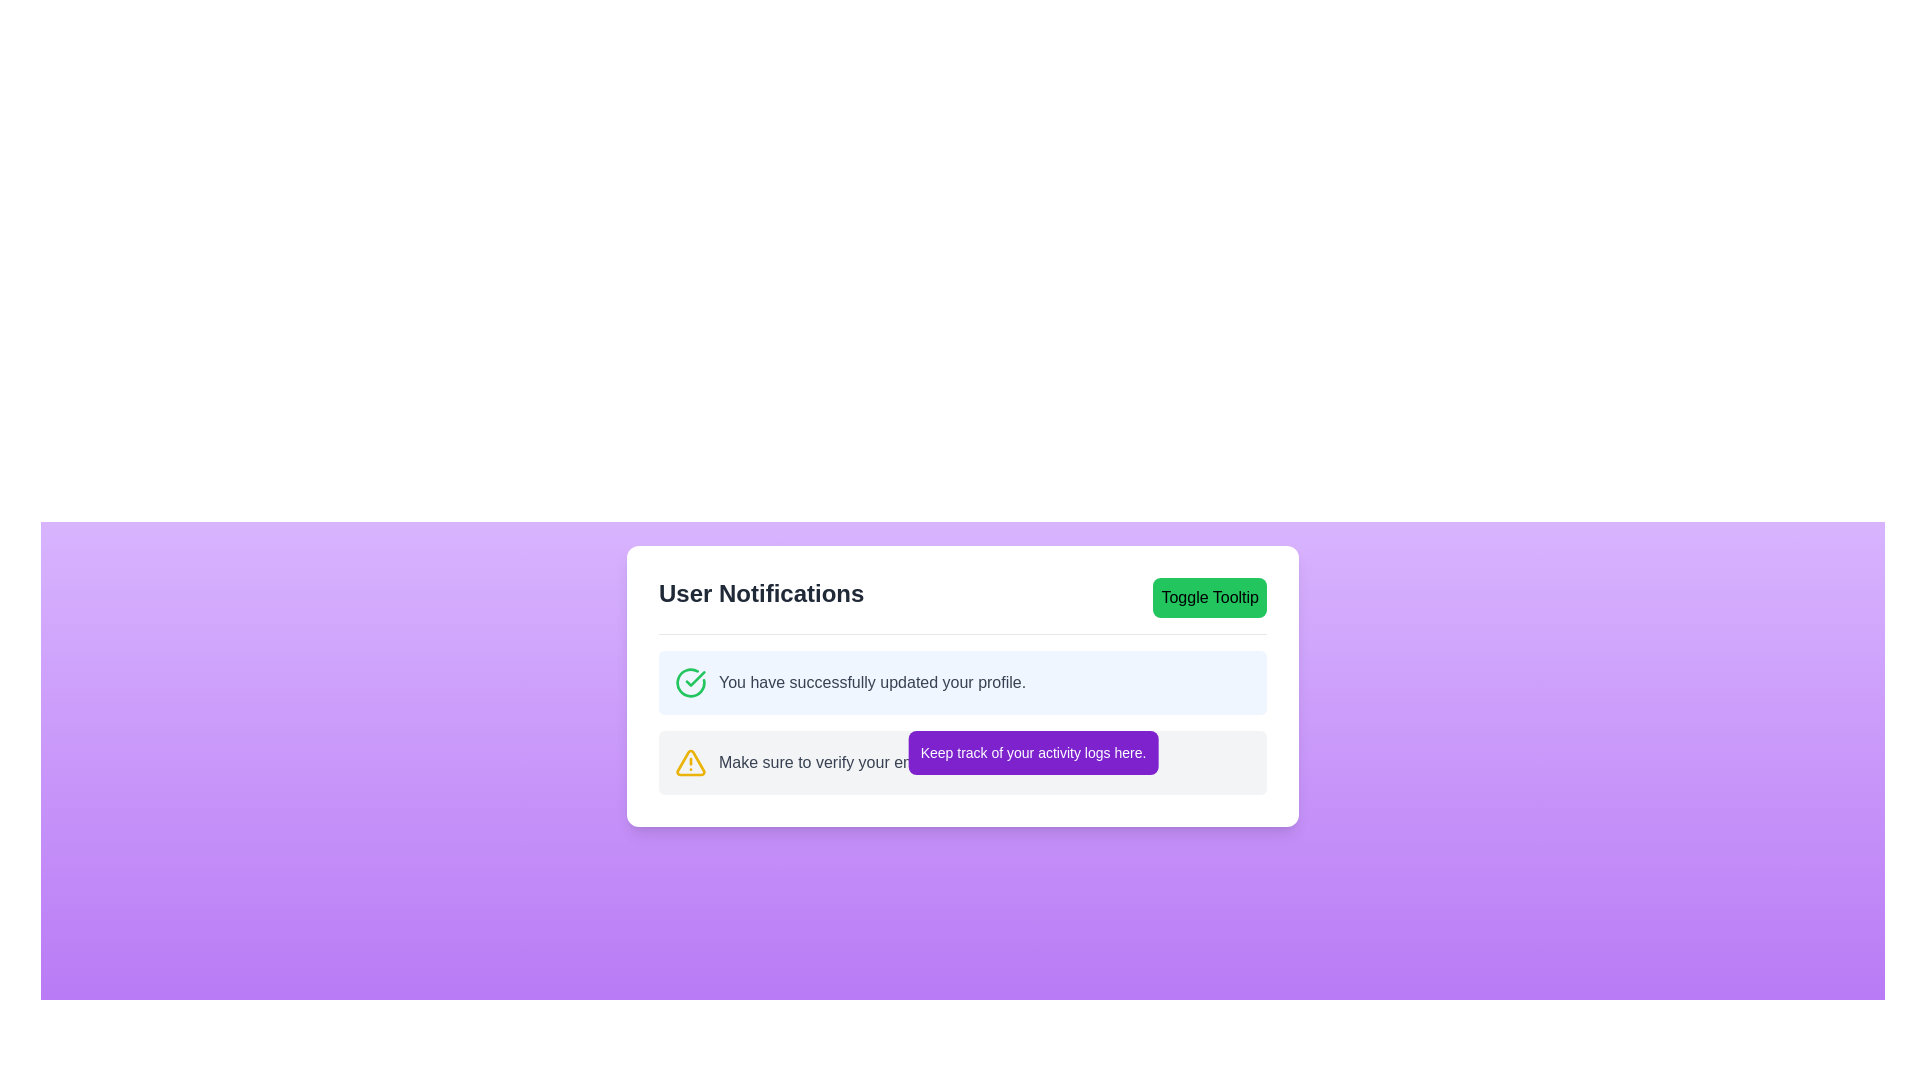  Describe the element at coordinates (963, 763) in the screenshot. I see `the tooltip associated with the 'Make sure to verify your email address.' message, located in the notification section of the interface` at that location.